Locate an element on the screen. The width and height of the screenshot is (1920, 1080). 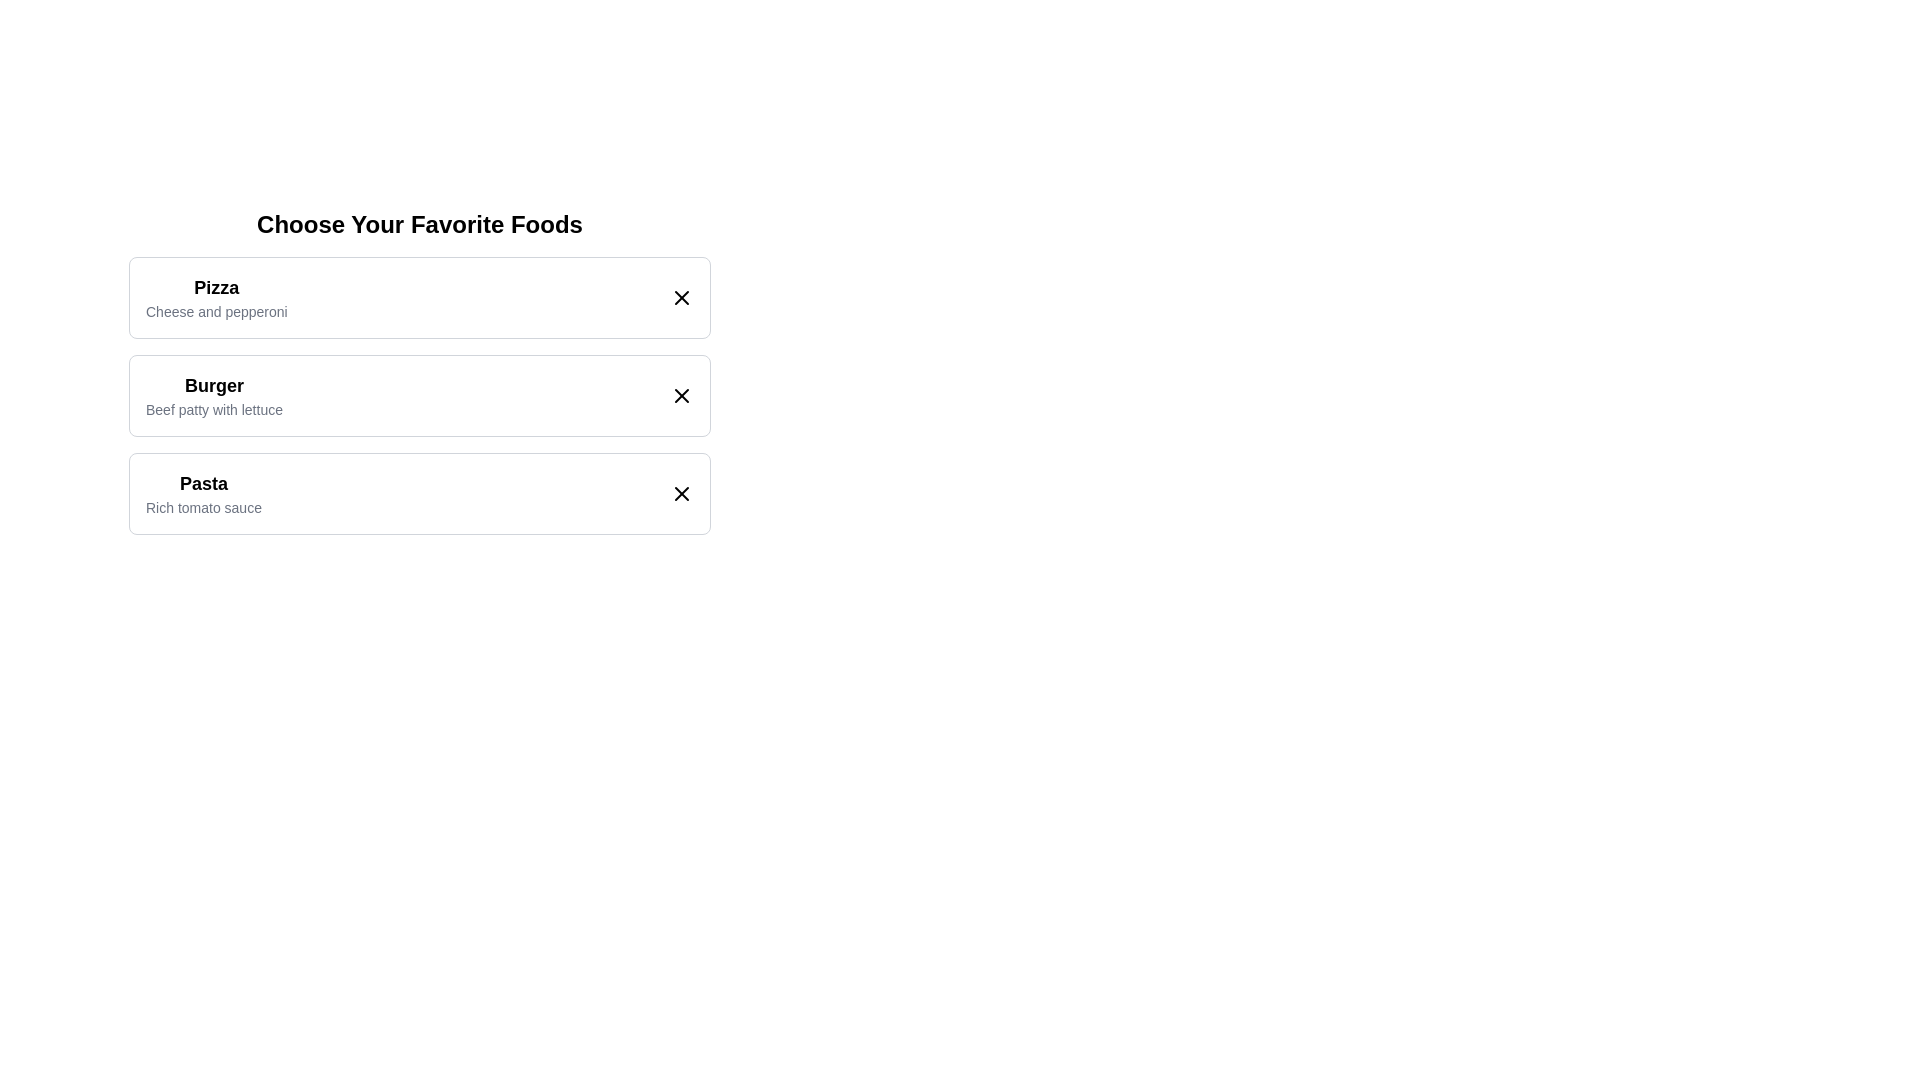
the close button (X icon) located on the right-hand side of the 'Burger' menu item labeled 'Beef patty with lettuce' is located at coordinates (681, 396).